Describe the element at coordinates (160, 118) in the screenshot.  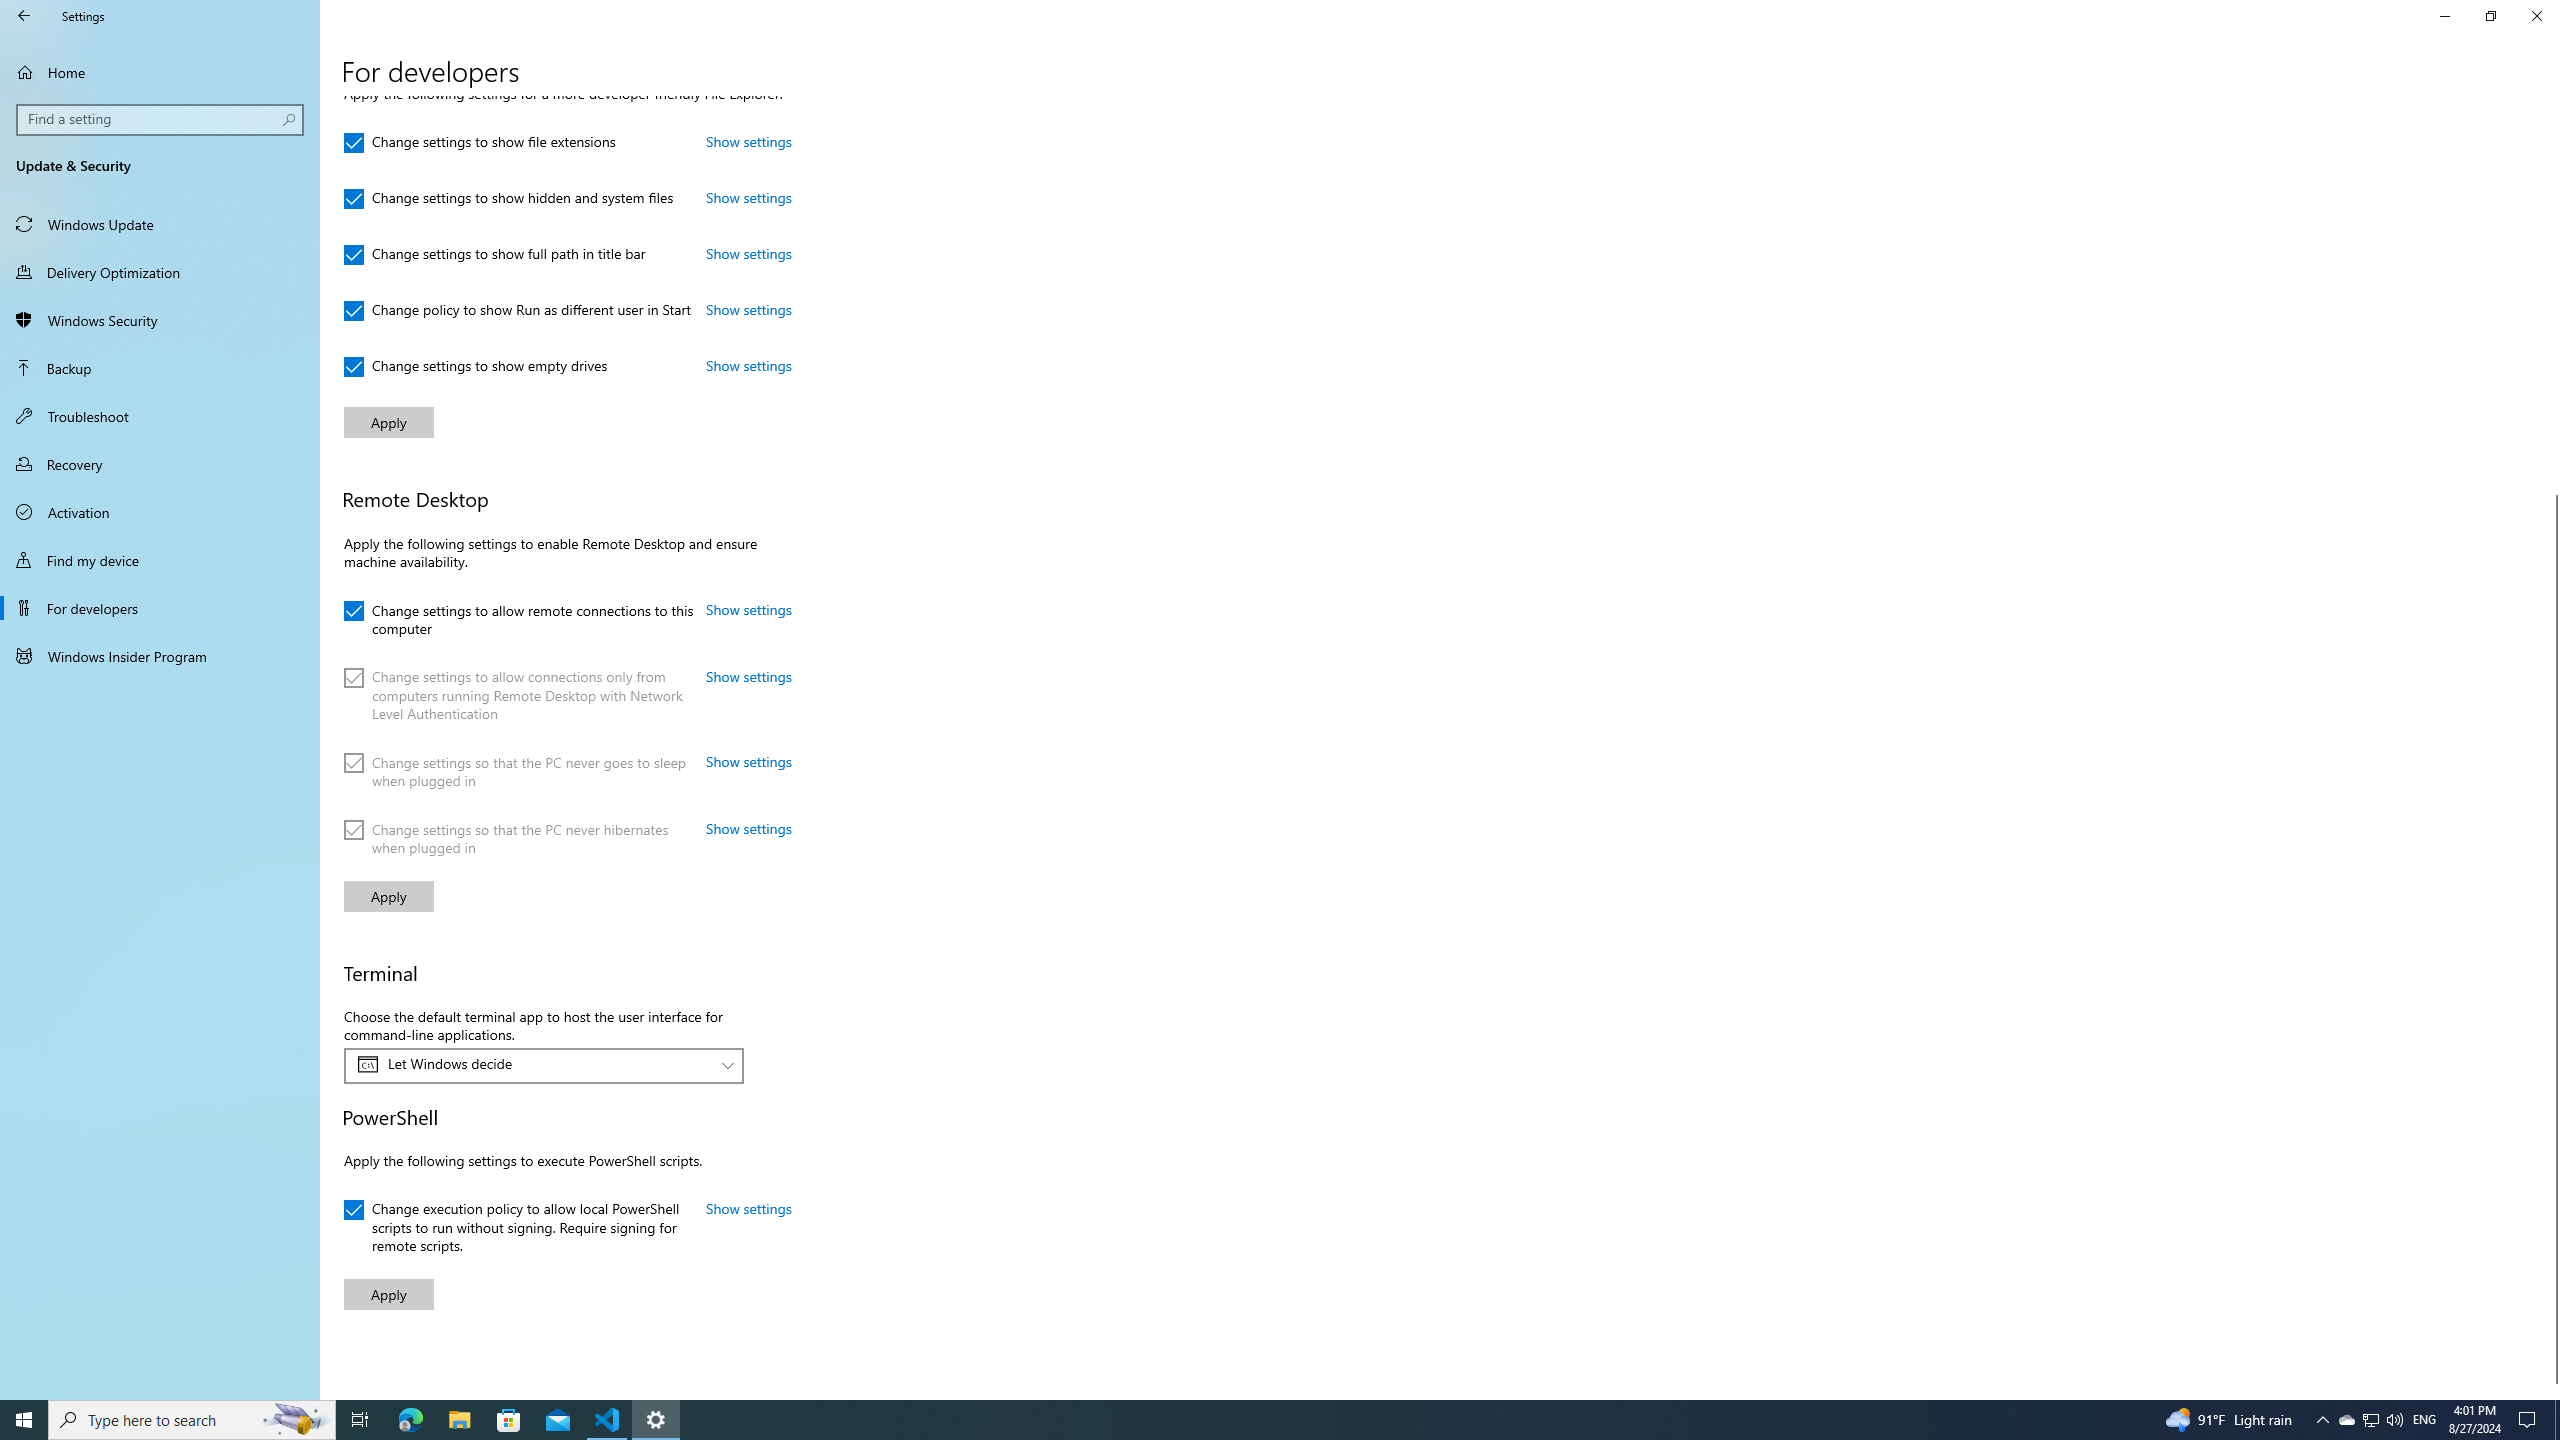
I see `'Search box, Find a setting'` at that location.